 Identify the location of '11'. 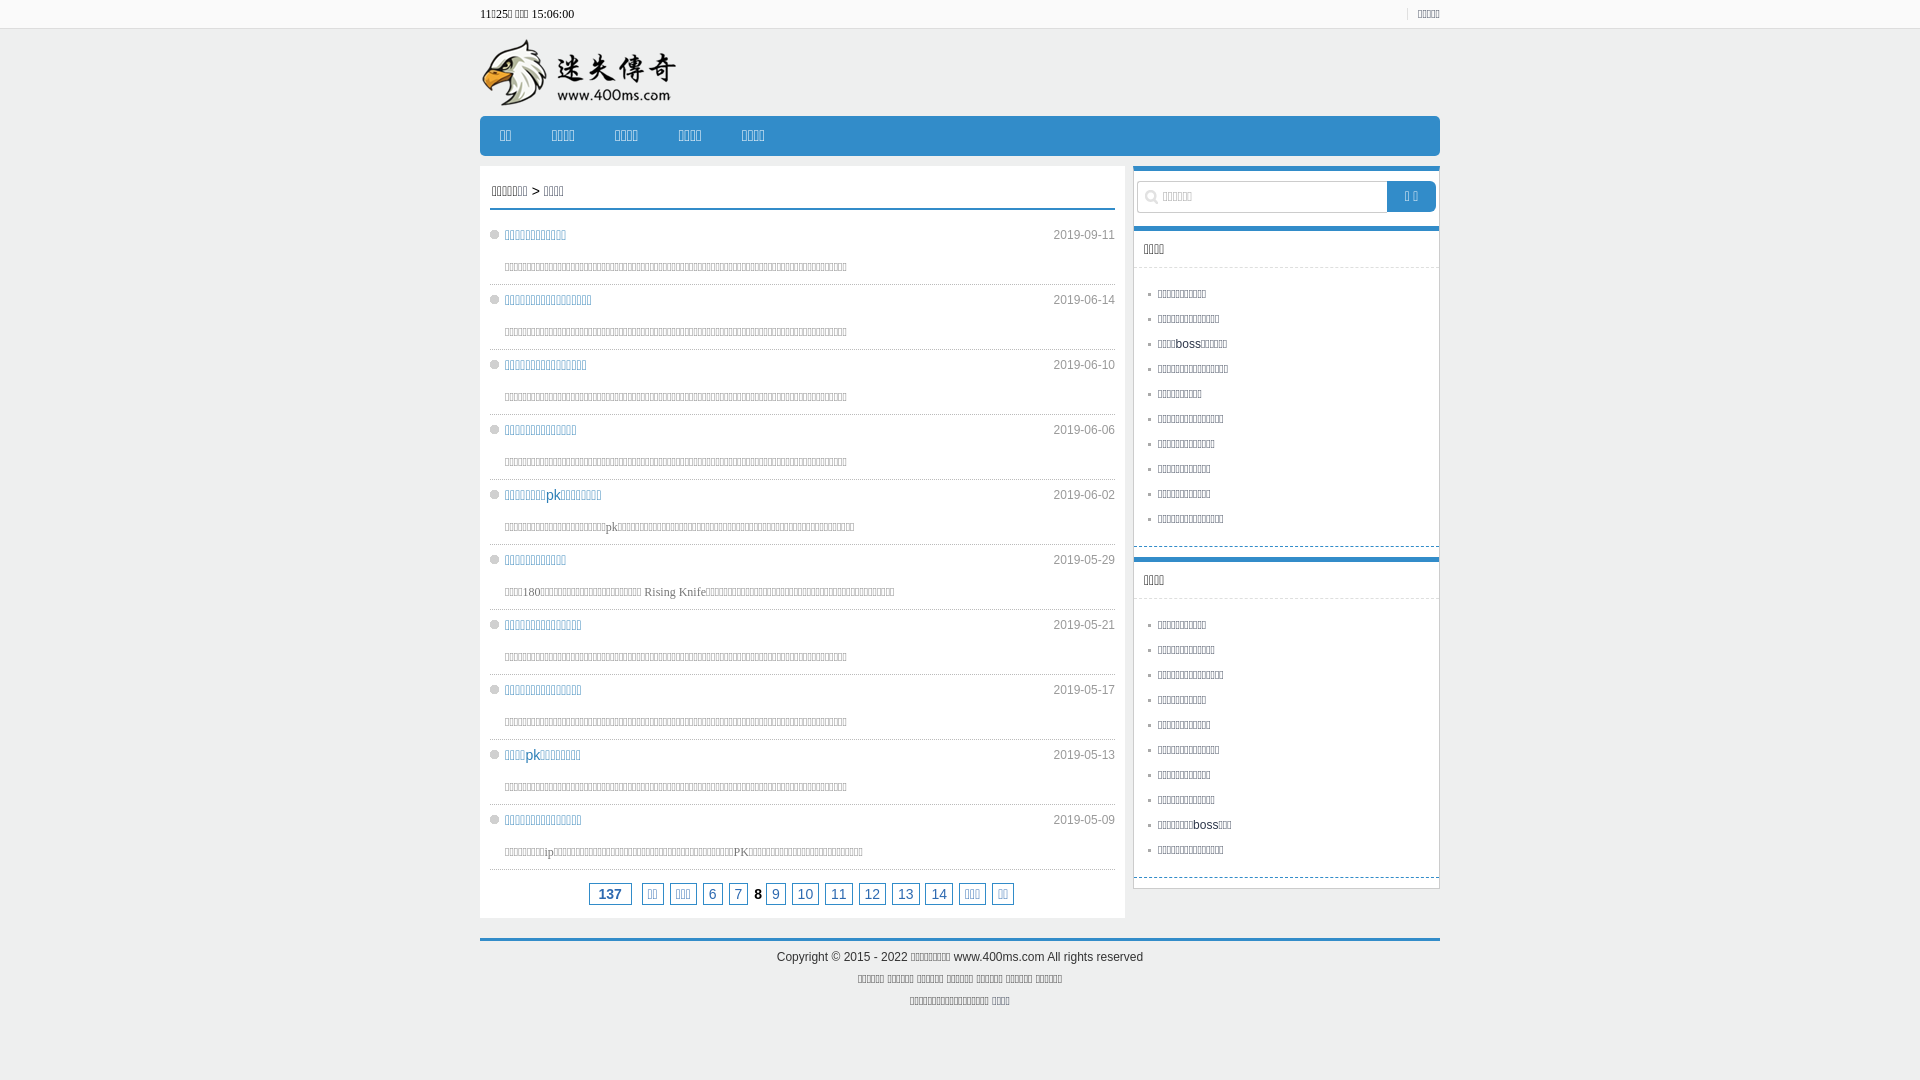
(825, 893).